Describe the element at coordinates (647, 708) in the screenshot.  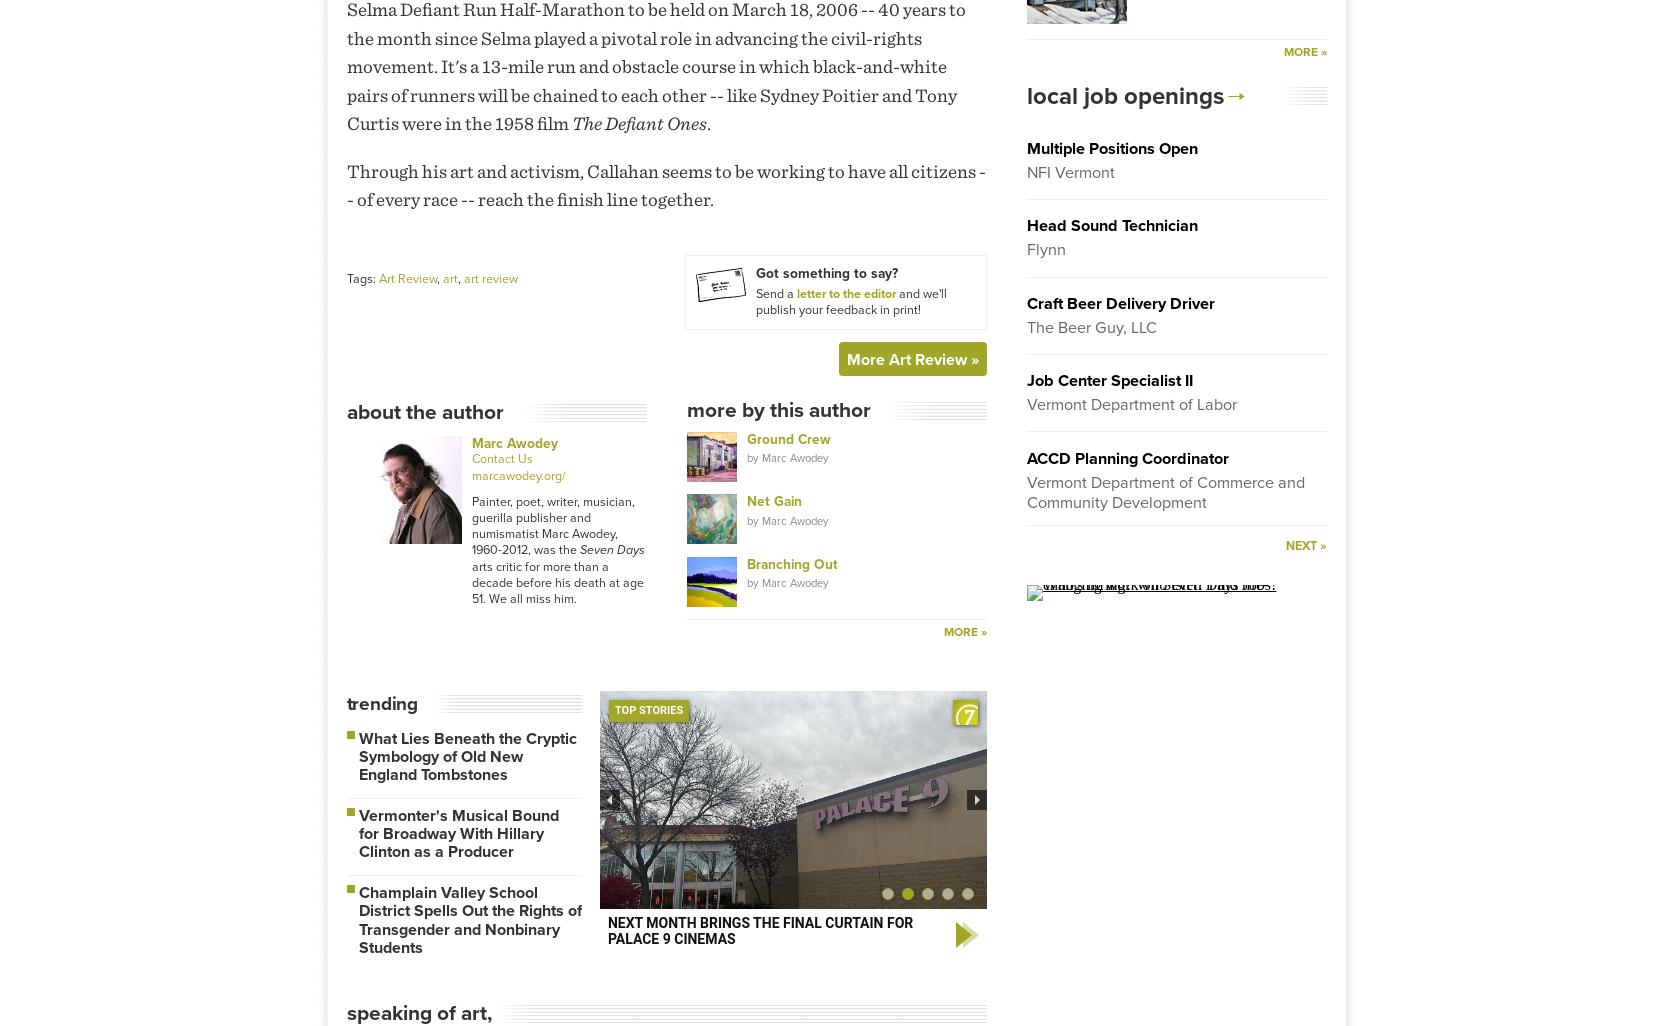
I see `'Top Stories'` at that location.